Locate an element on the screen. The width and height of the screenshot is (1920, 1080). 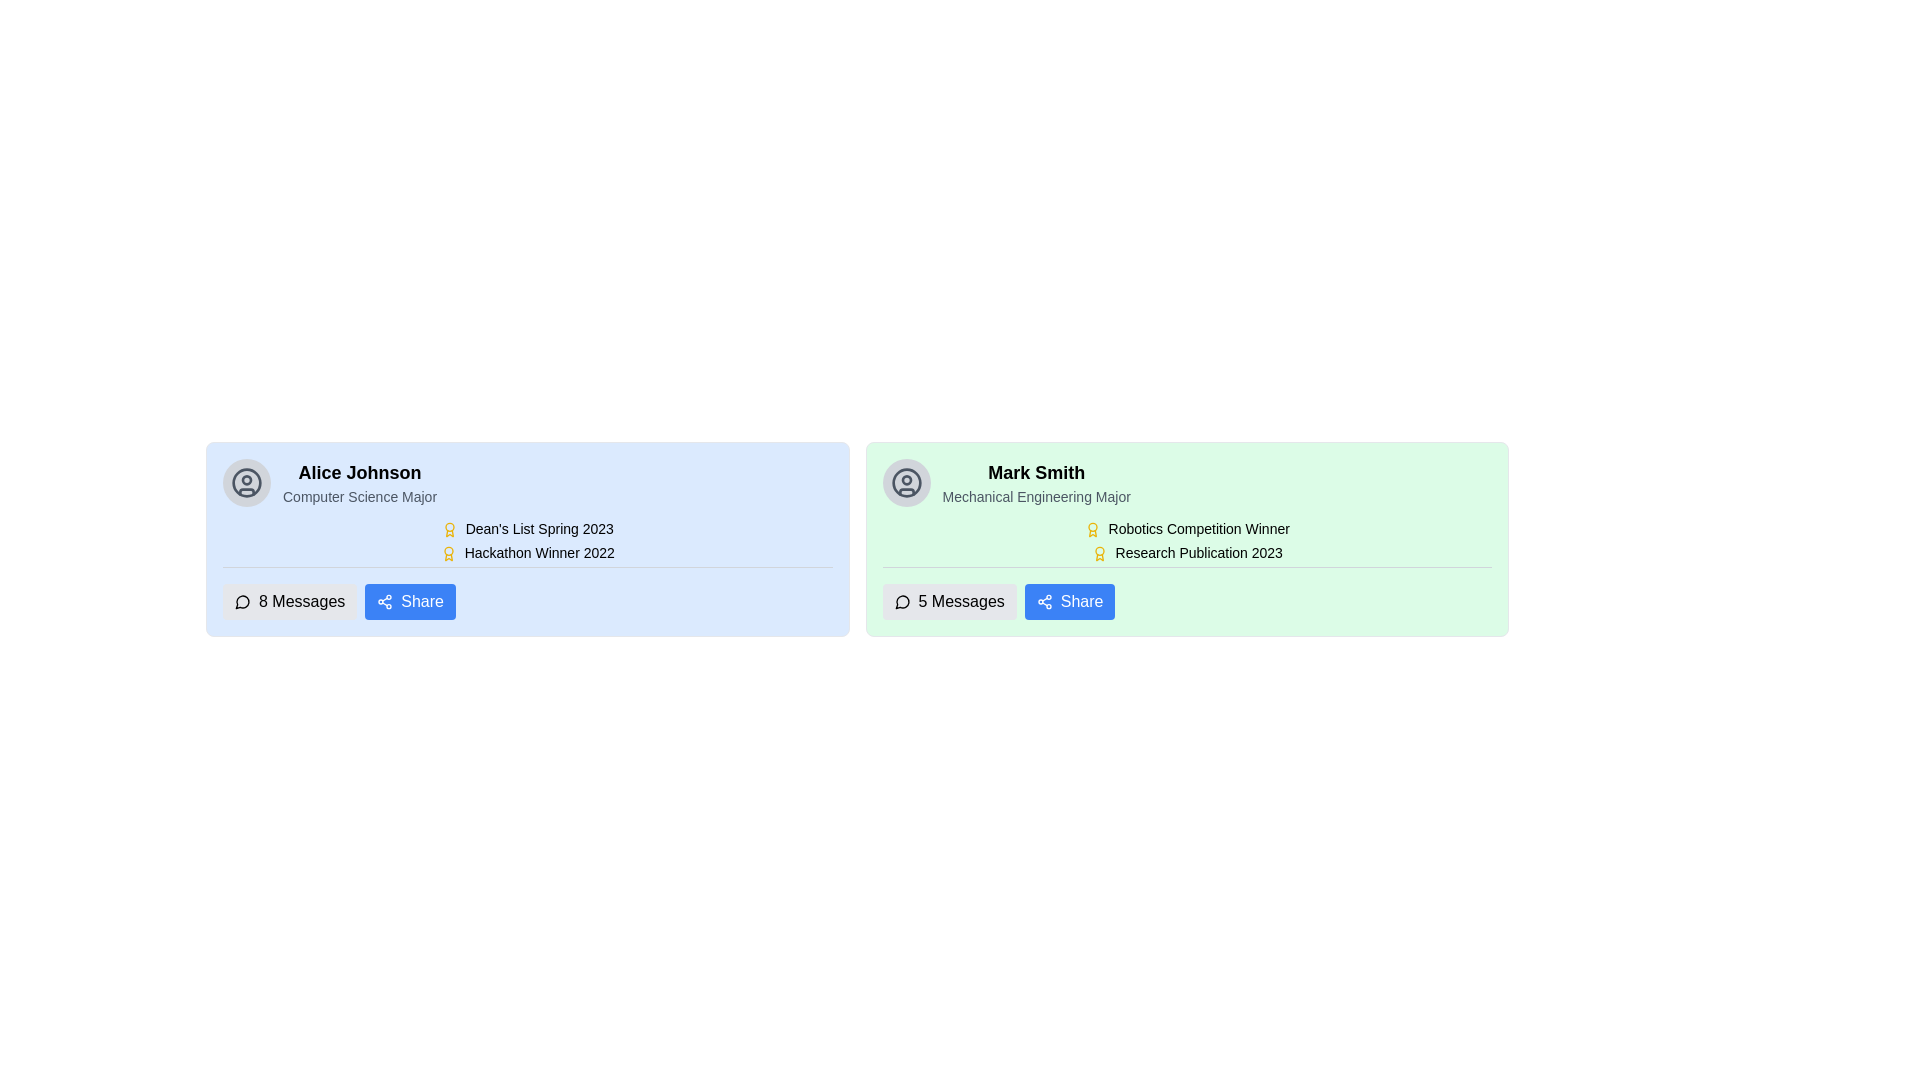
the circular graphical element representing the user profile icon located at the center of the icon on the left card in the interface is located at coordinates (245, 482).